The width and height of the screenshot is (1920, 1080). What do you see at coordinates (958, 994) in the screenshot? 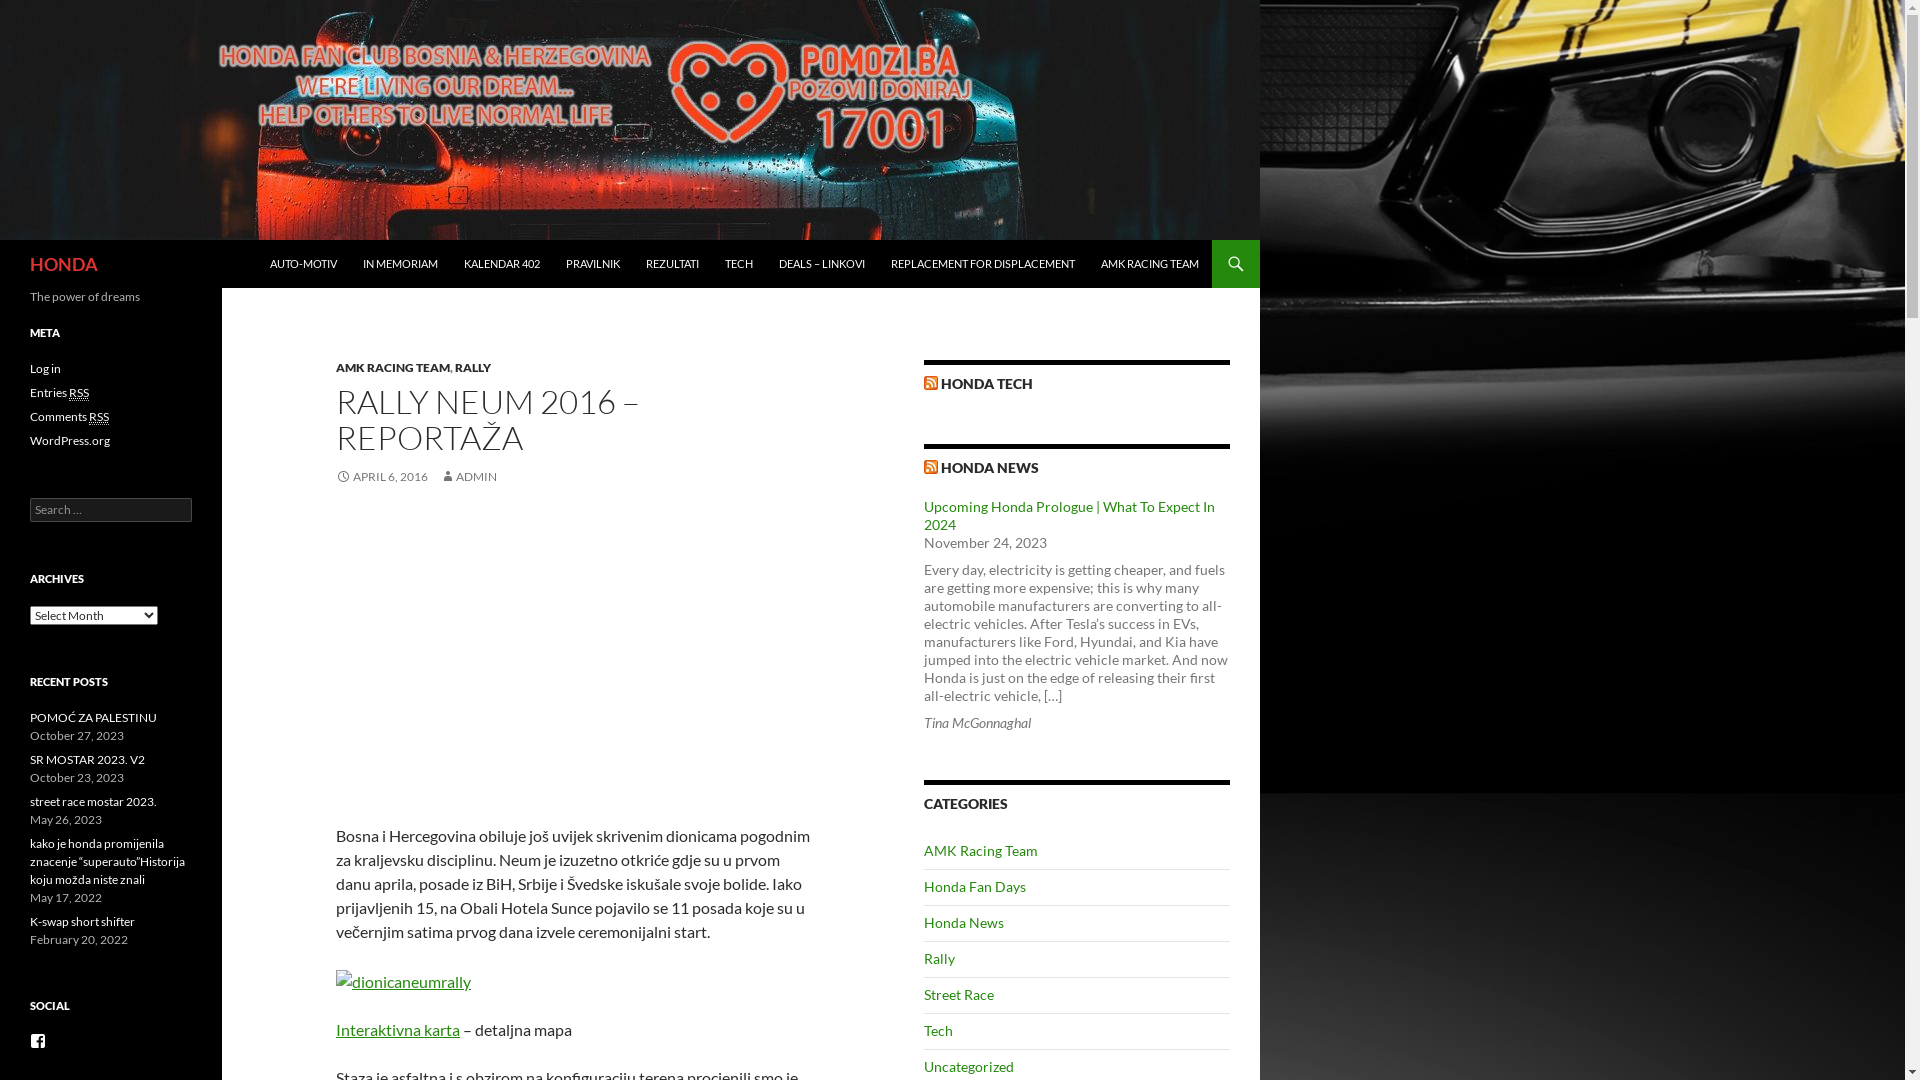
I see `'Street Race'` at bounding box center [958, 994].